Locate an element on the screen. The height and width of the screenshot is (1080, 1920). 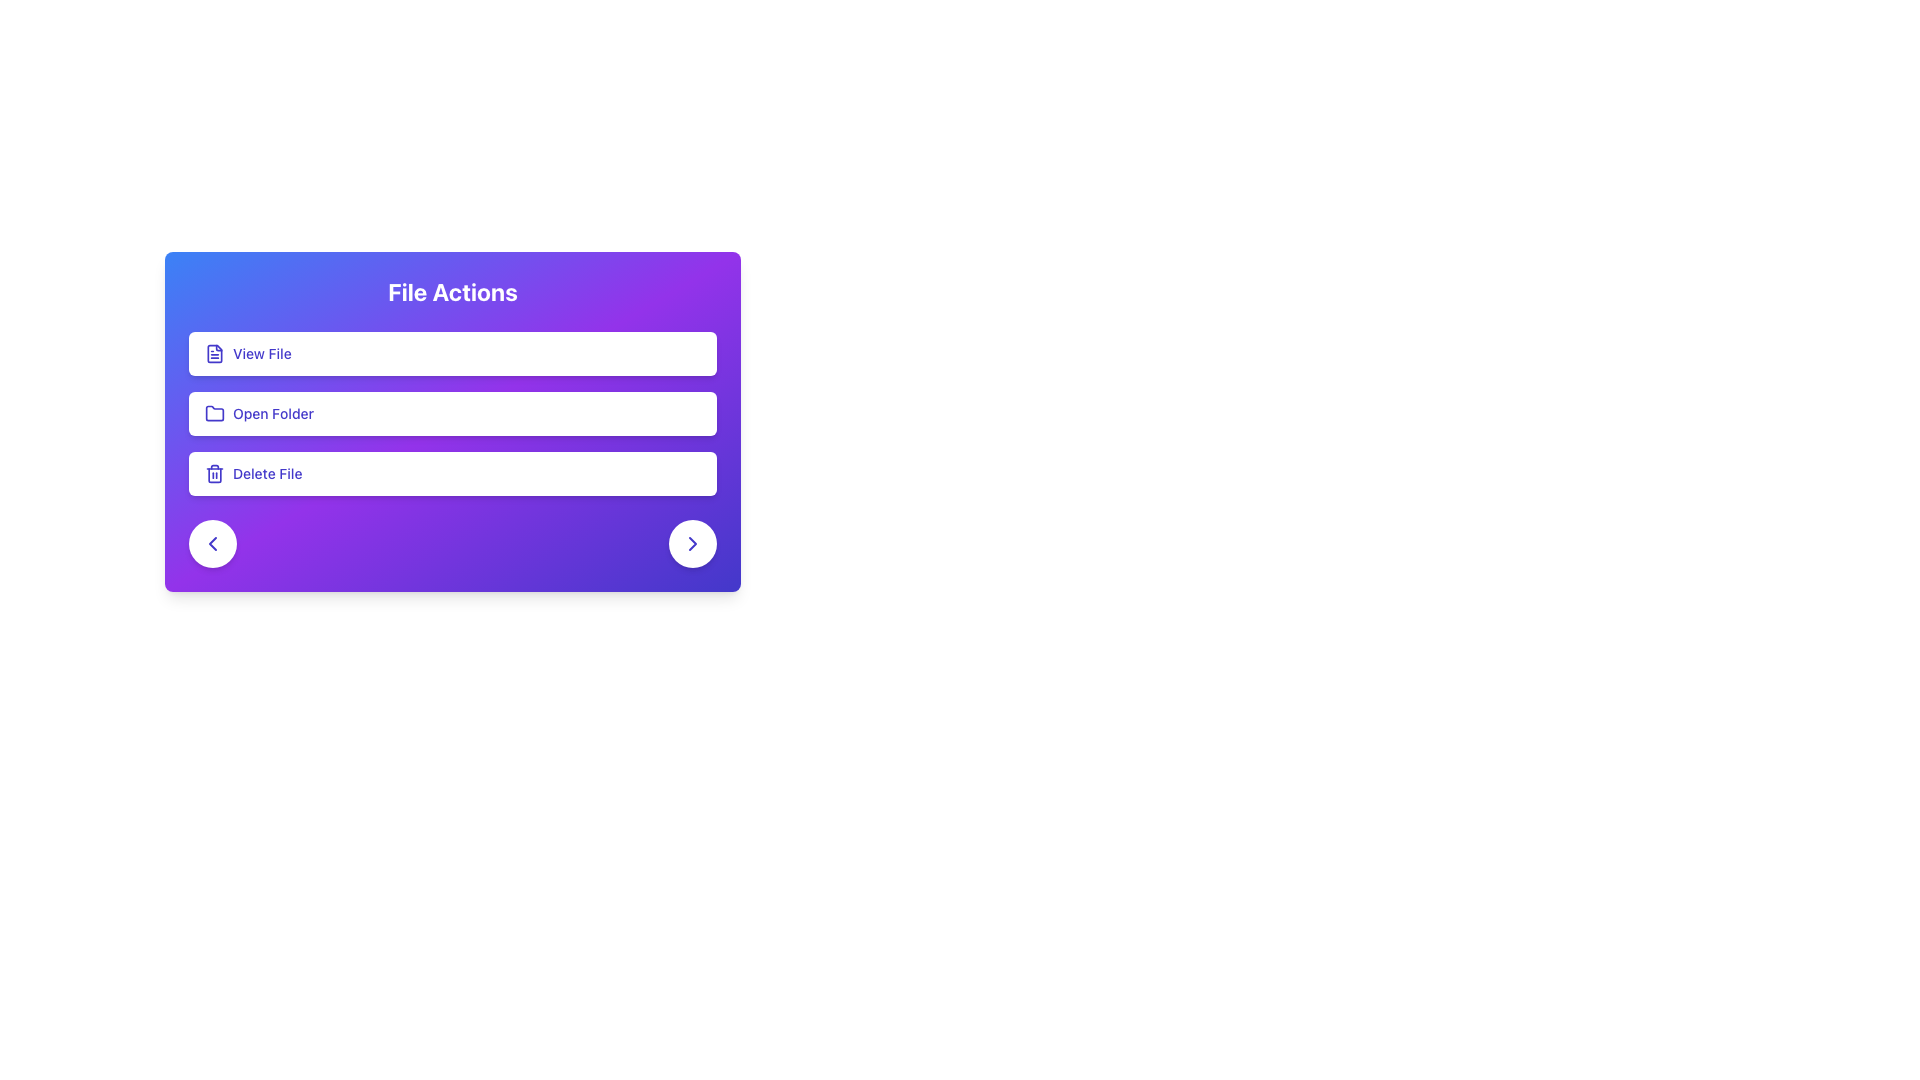
the button that opens a folder or directory, located between the 'View File' and 'Delete File' buttons is located at coordinates (451, 412).